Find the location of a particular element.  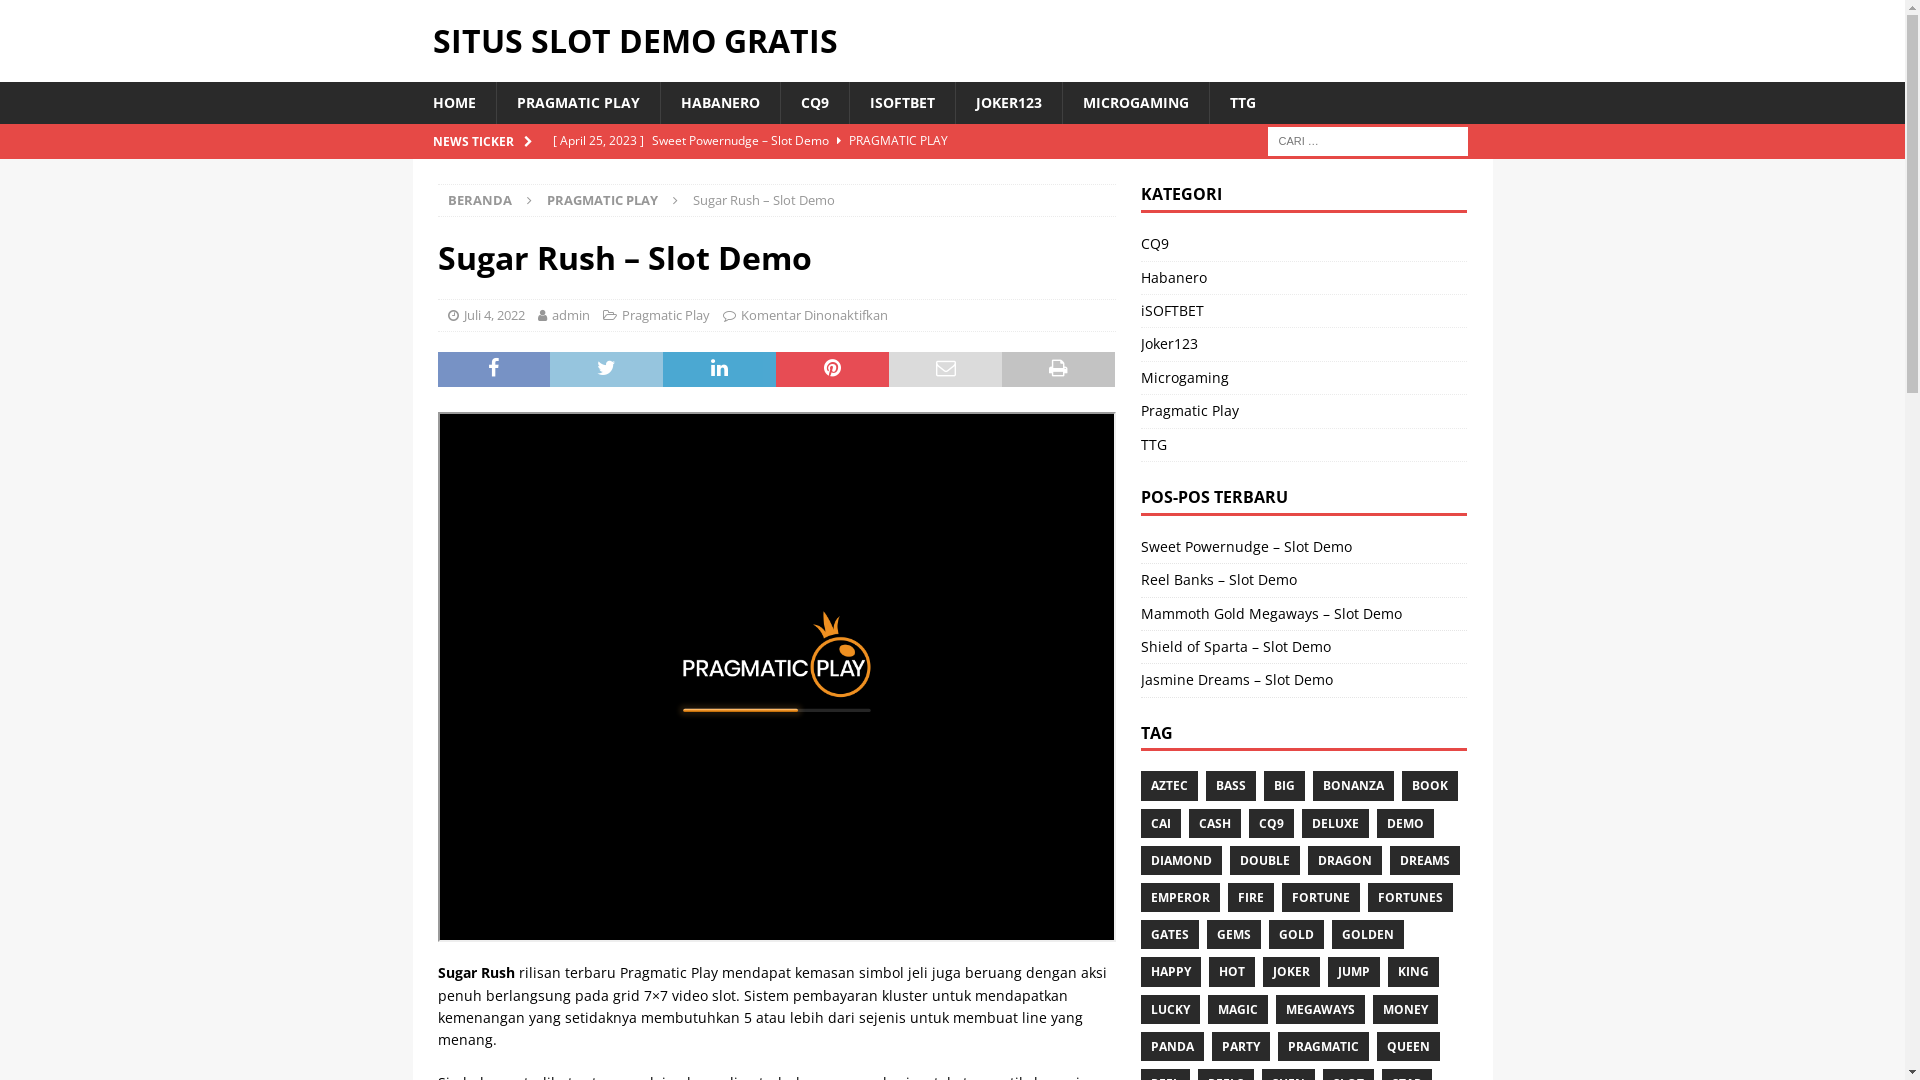

'QUEEN' is located at coordinates (1407, 1045).